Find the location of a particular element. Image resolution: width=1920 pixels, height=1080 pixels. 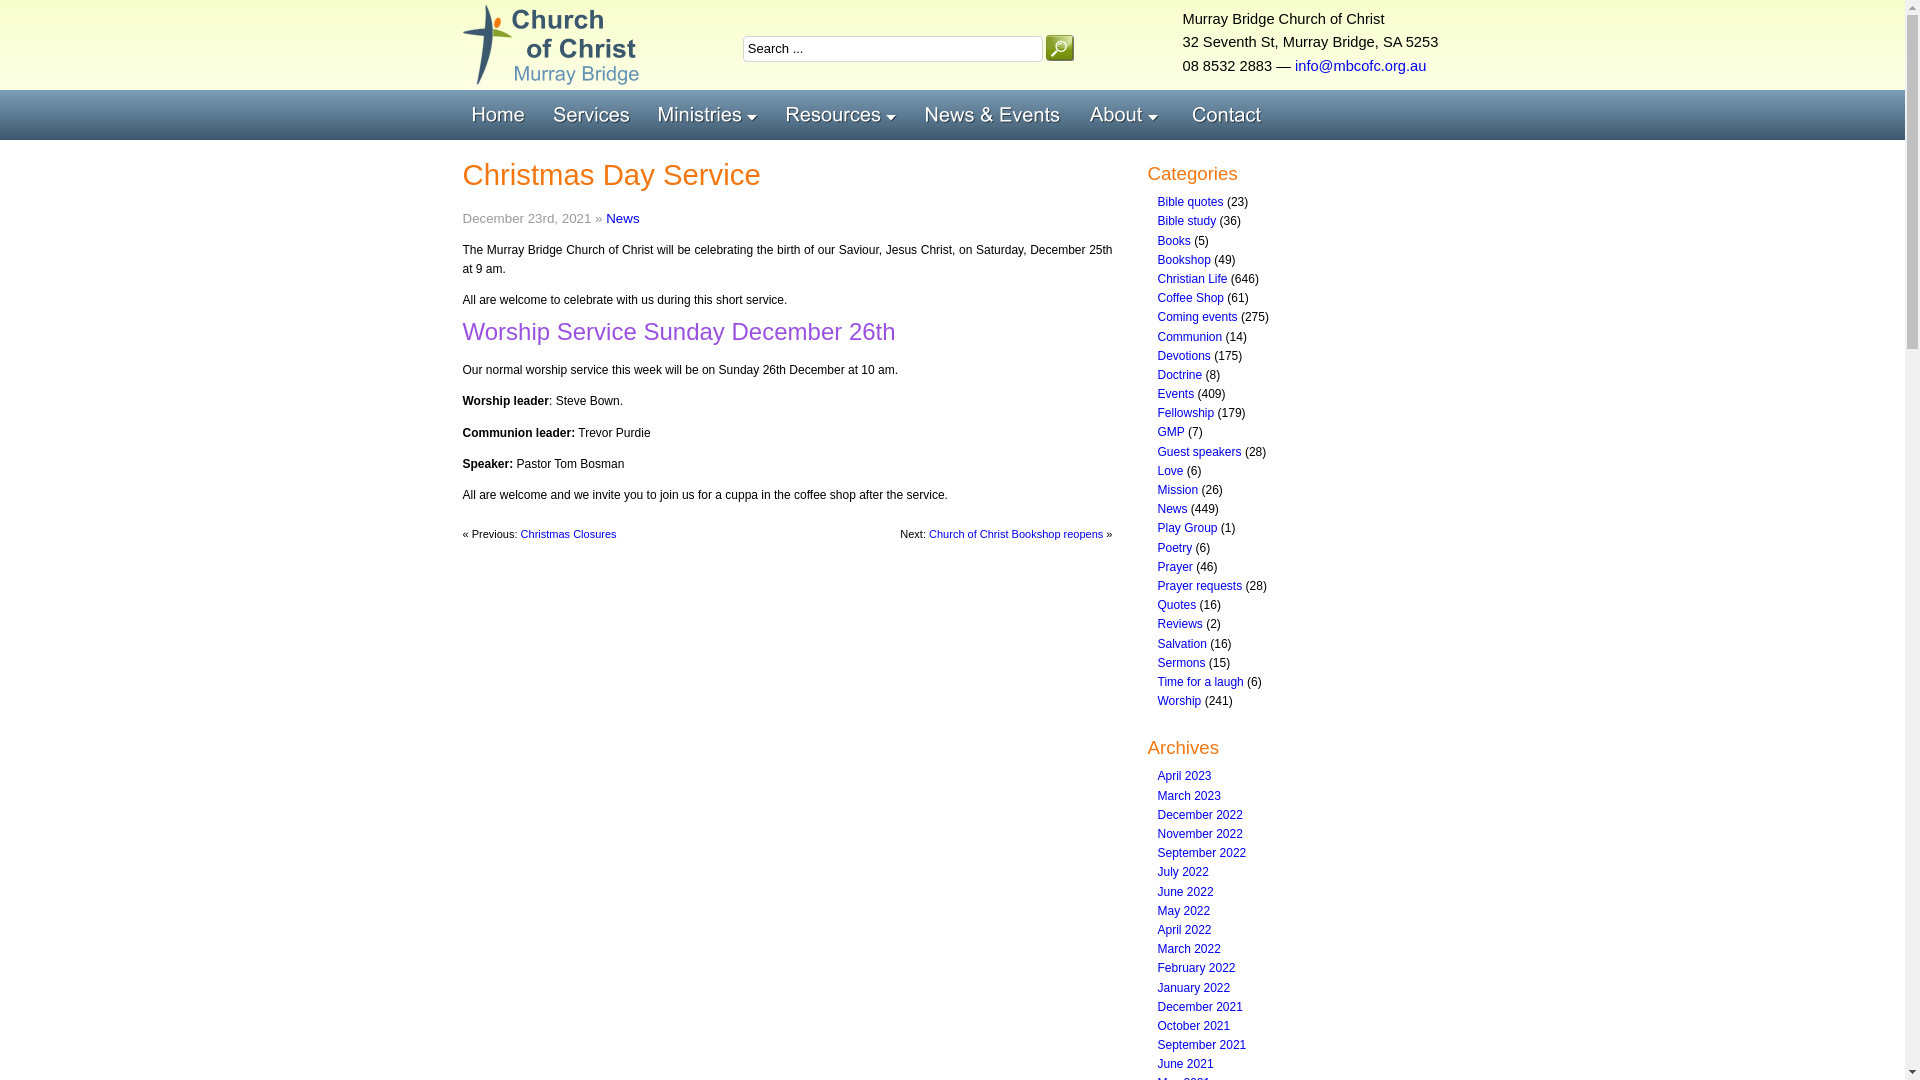

'Salvation' is located at coordinates (1182, 643).